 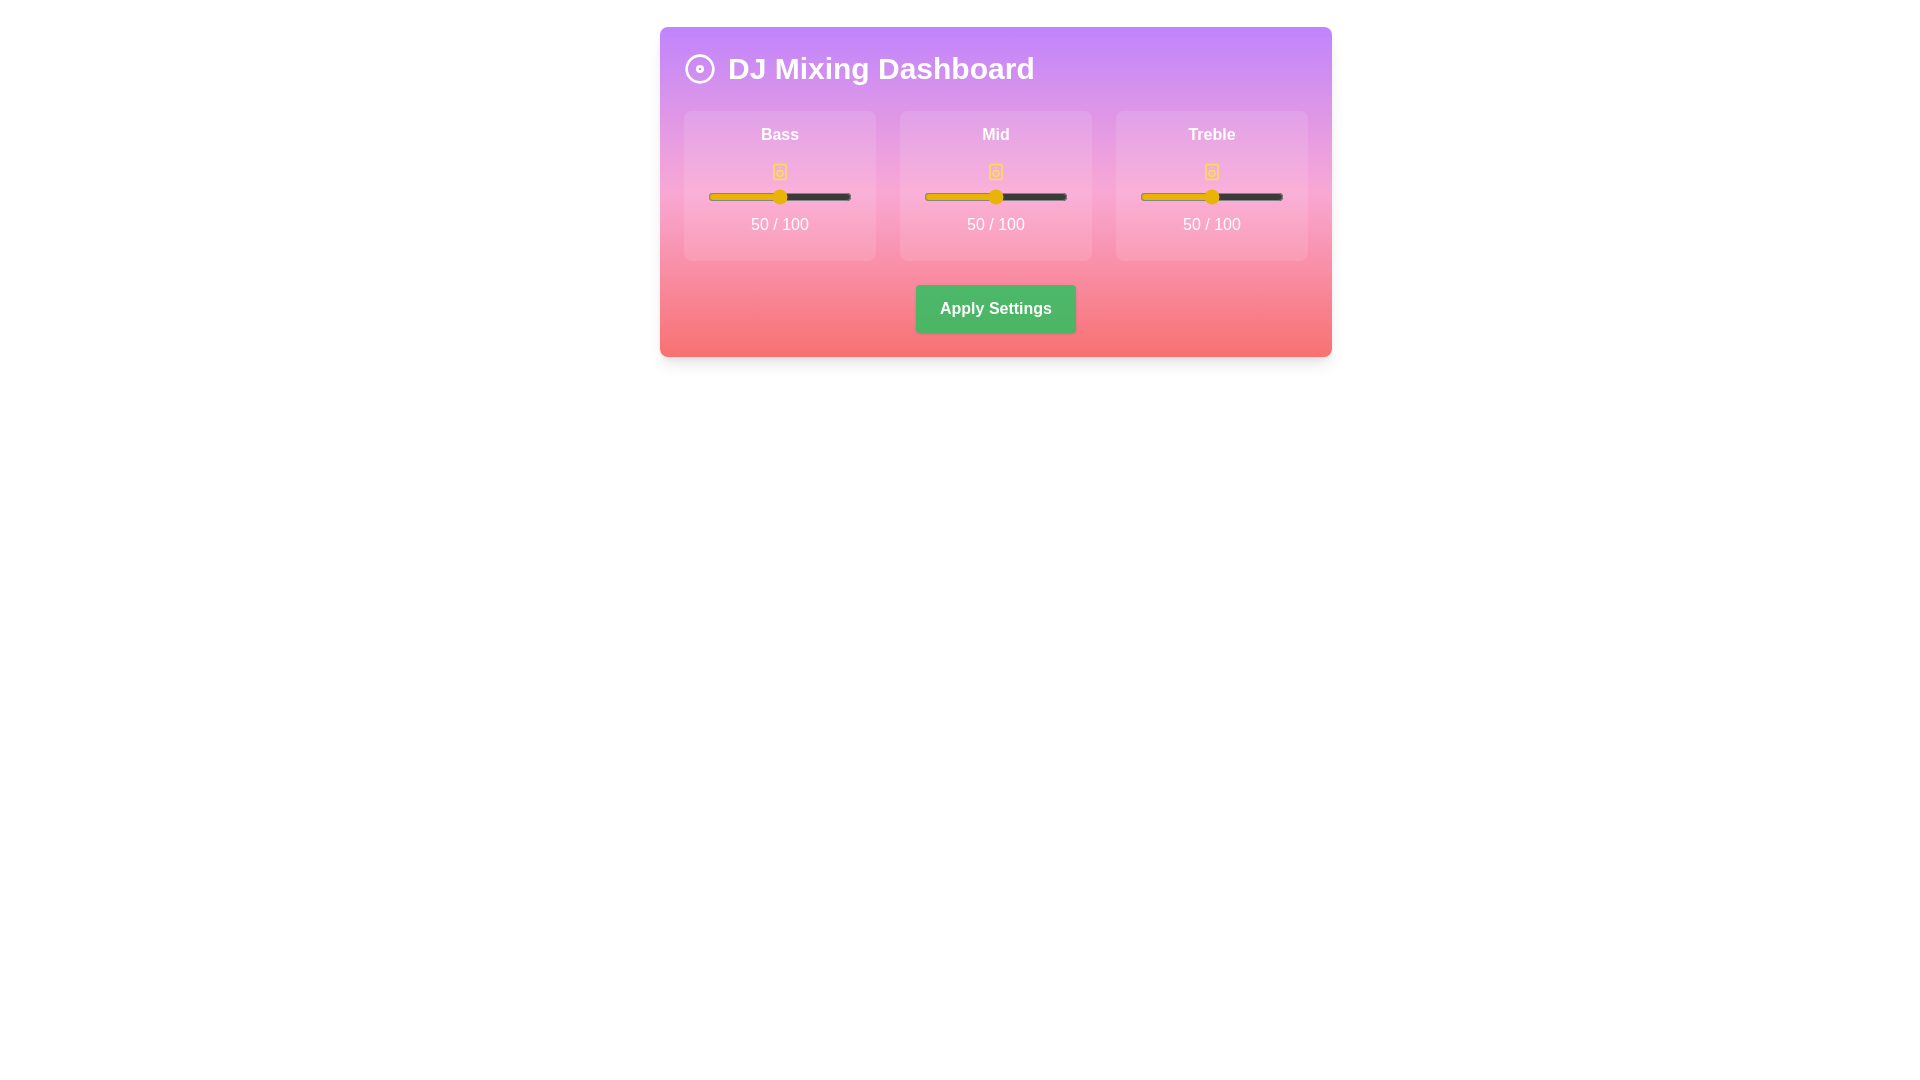 I want to click on the bass slider to set its value to 42, so click(x=767, y=196).